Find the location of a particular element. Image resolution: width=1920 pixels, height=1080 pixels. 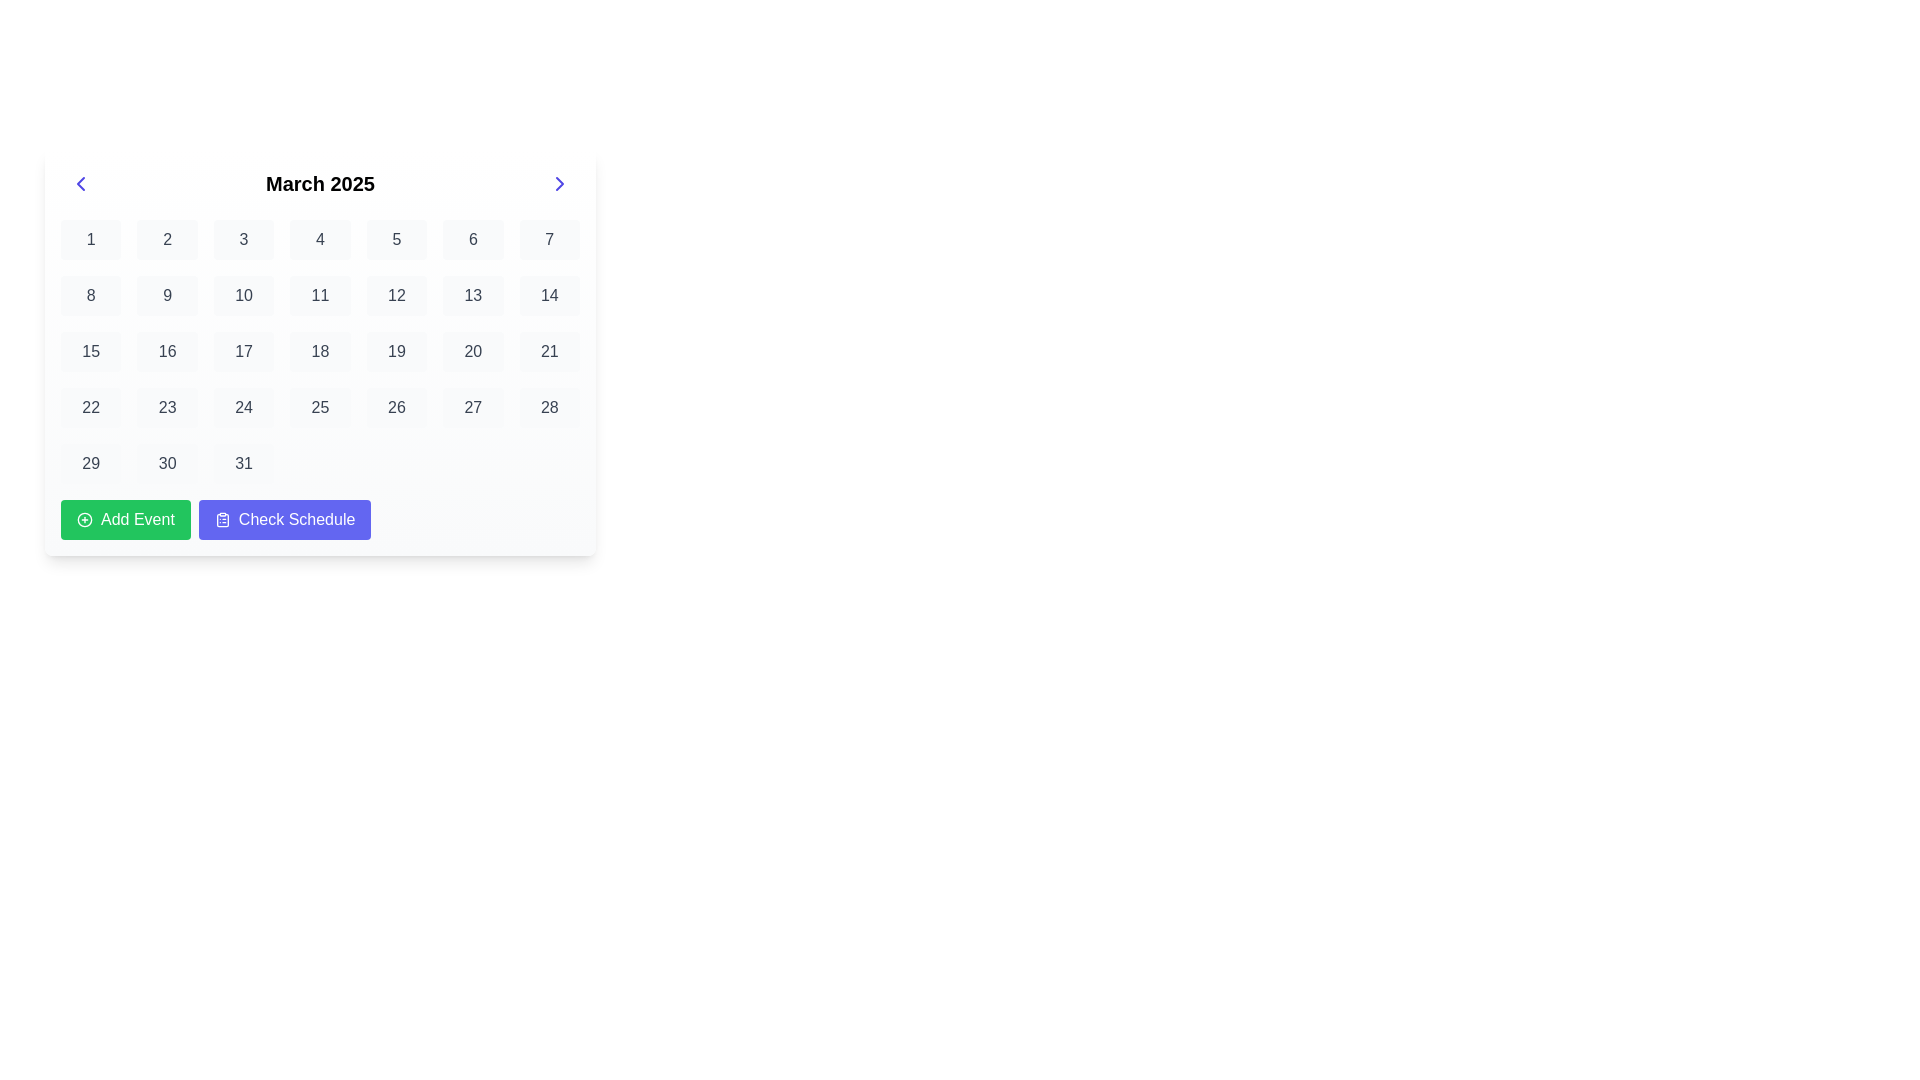

the calendar day button representing the third day of the month is located at coordinates (243, 238).